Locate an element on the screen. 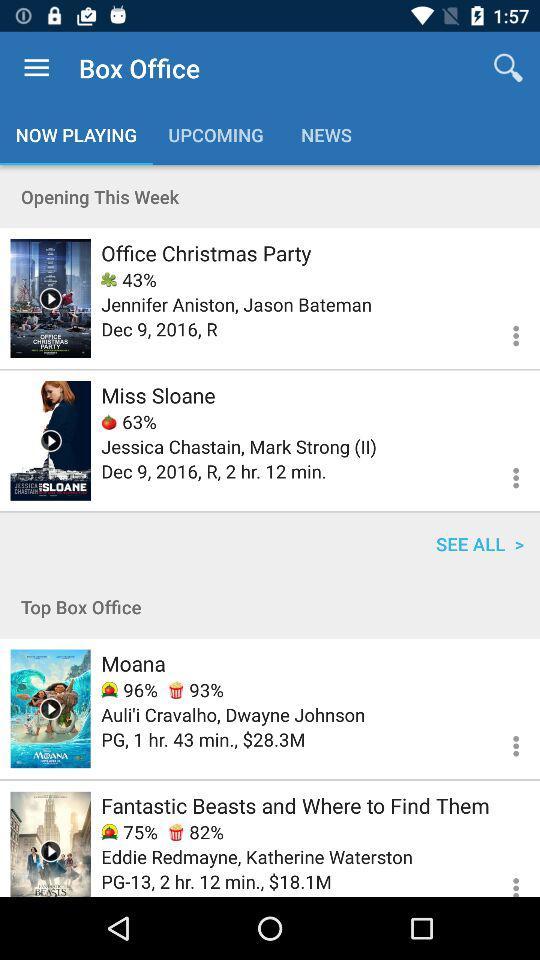  open options is located at coordinates (503, 877).